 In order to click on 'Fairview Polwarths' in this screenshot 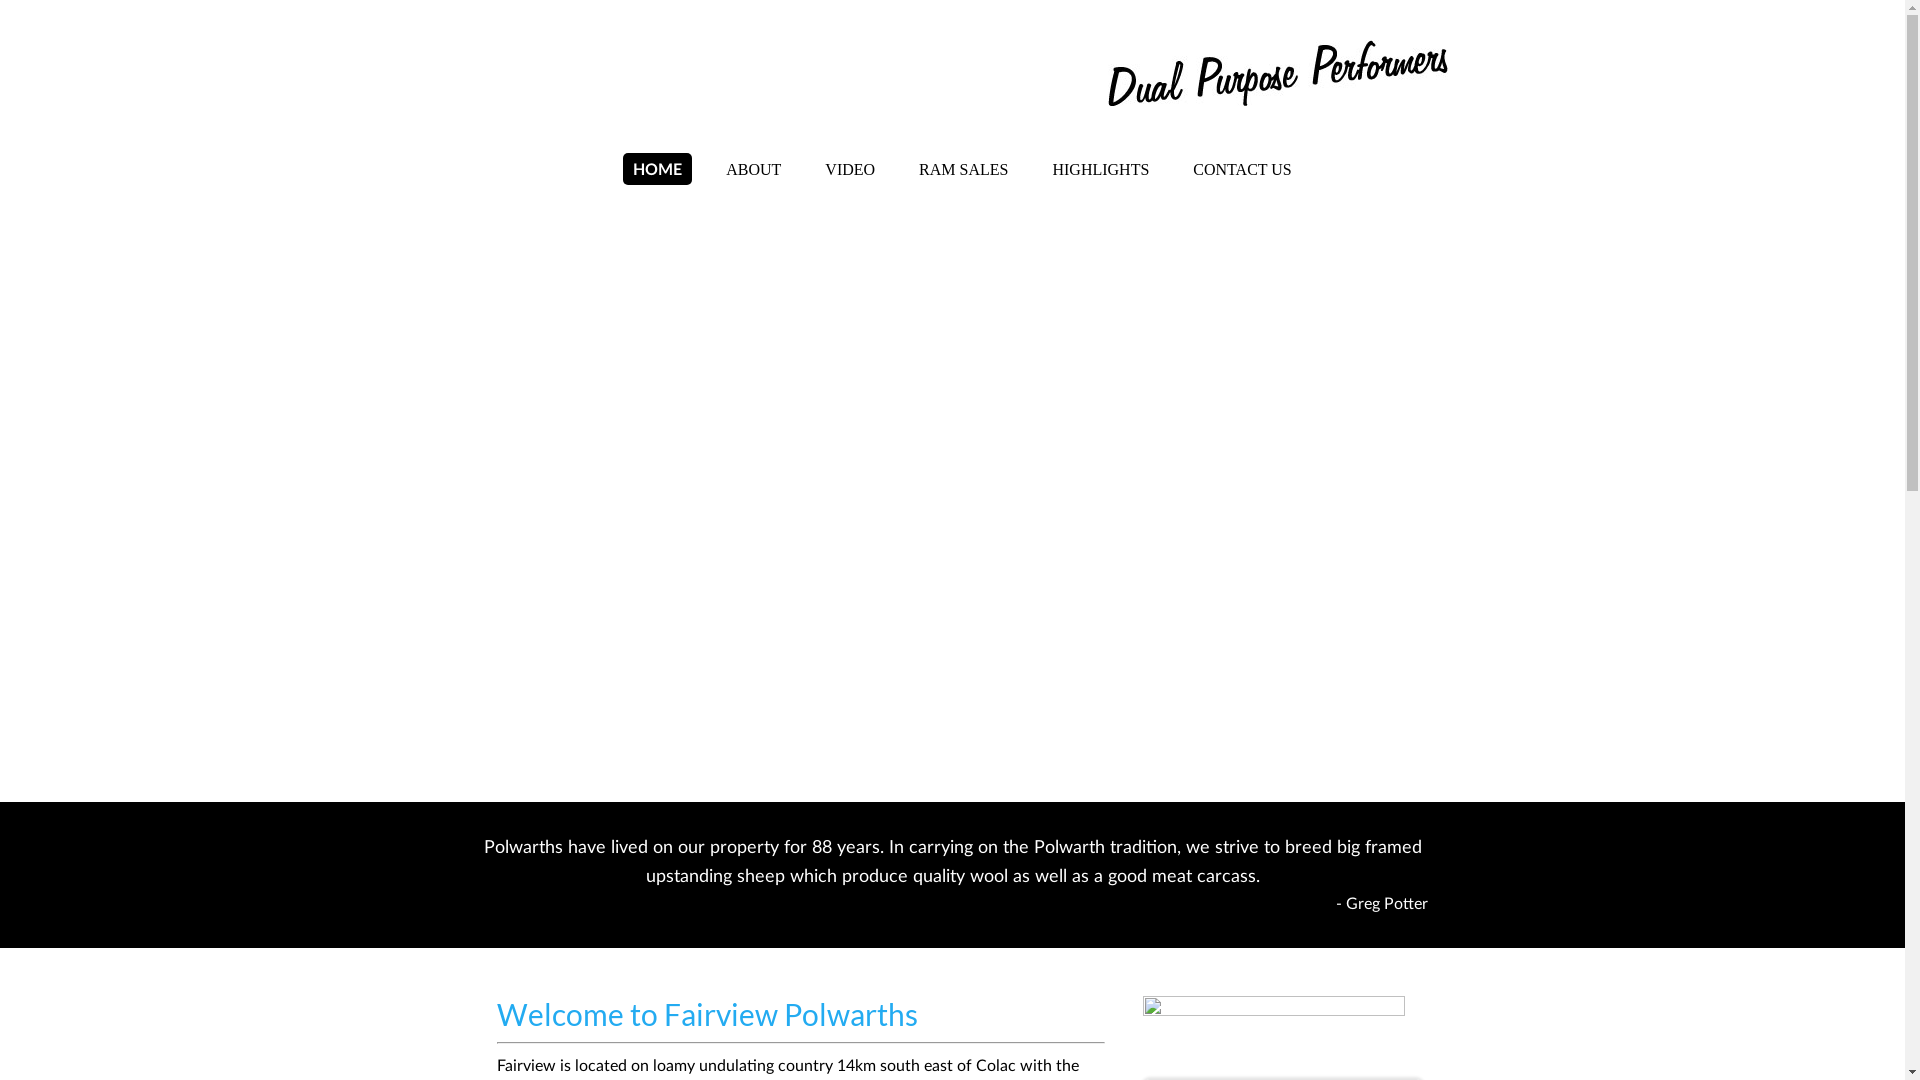, I will do `click(684, 75)`.